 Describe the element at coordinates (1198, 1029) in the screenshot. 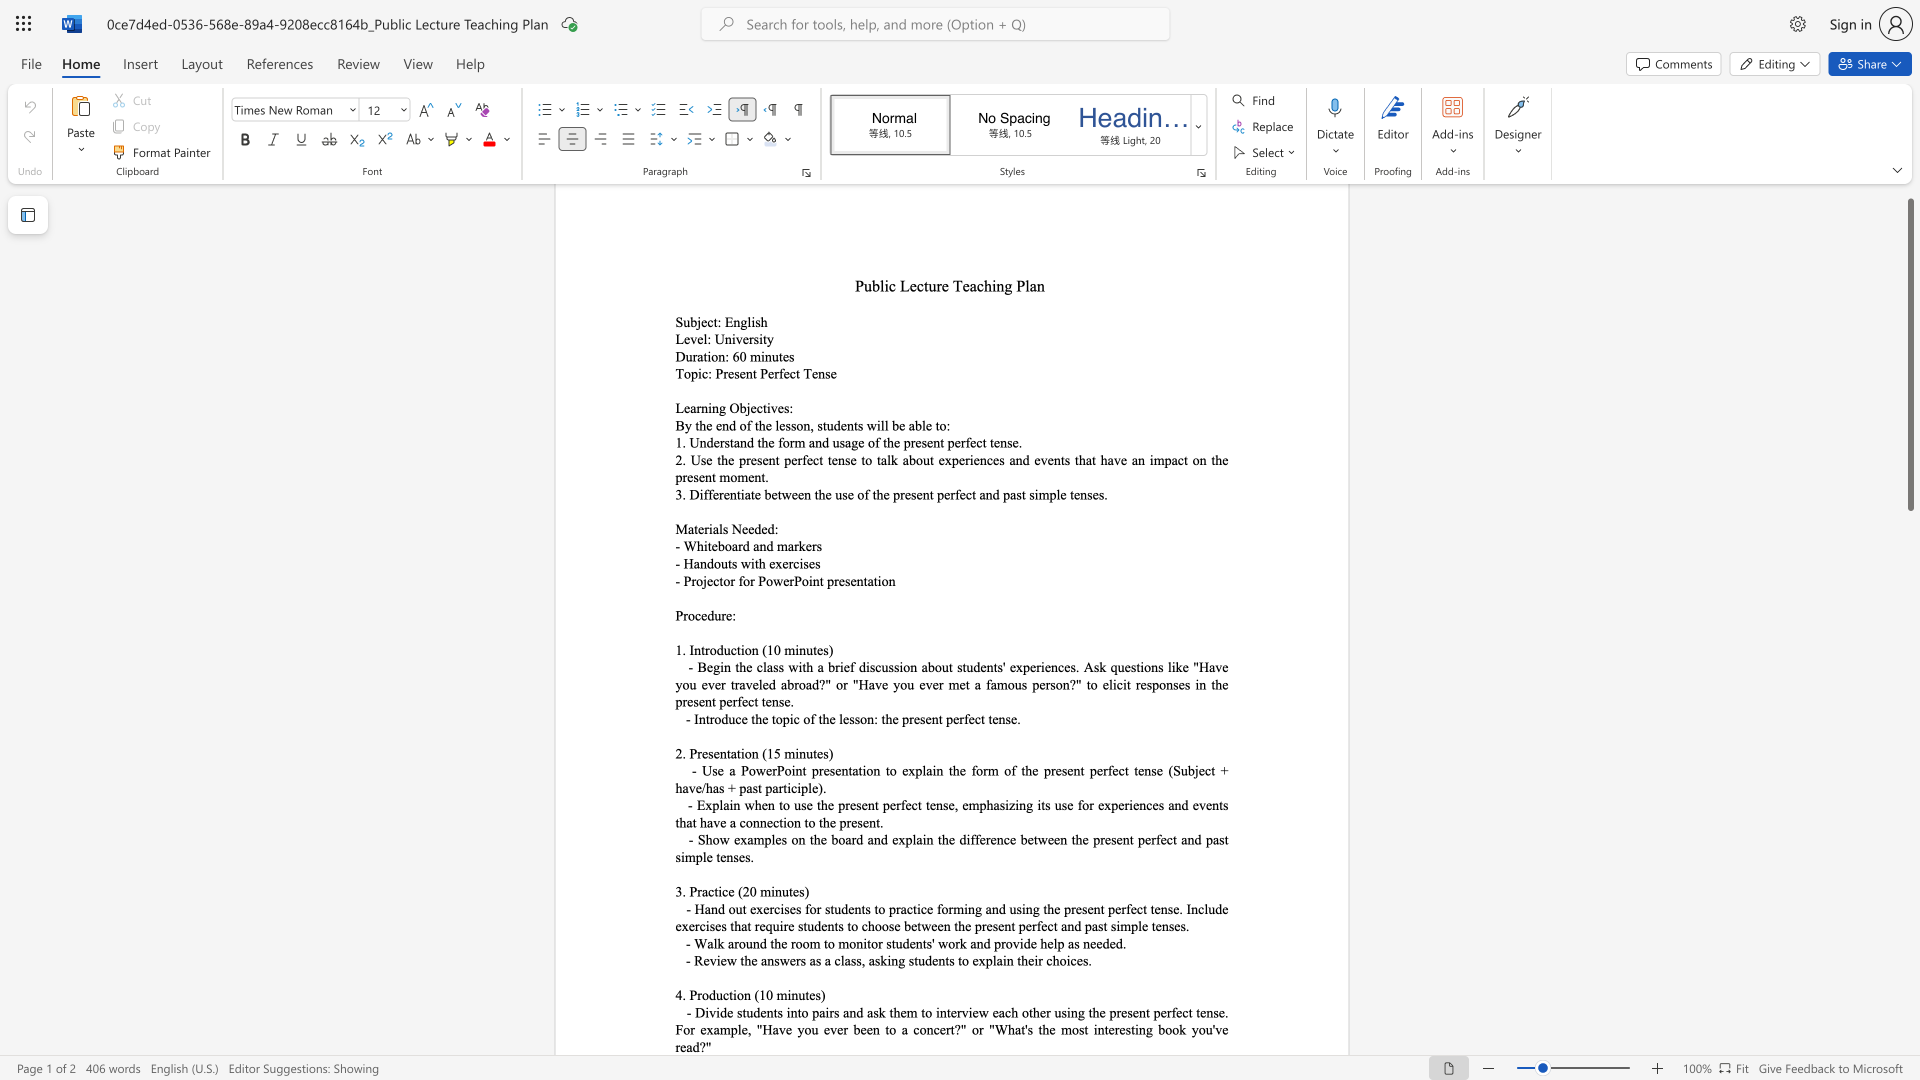

I see `the subset text "ou" within the text "- Divide students into pairs and ask them to interview each other using the present perfect tense. For example,"` at that location.